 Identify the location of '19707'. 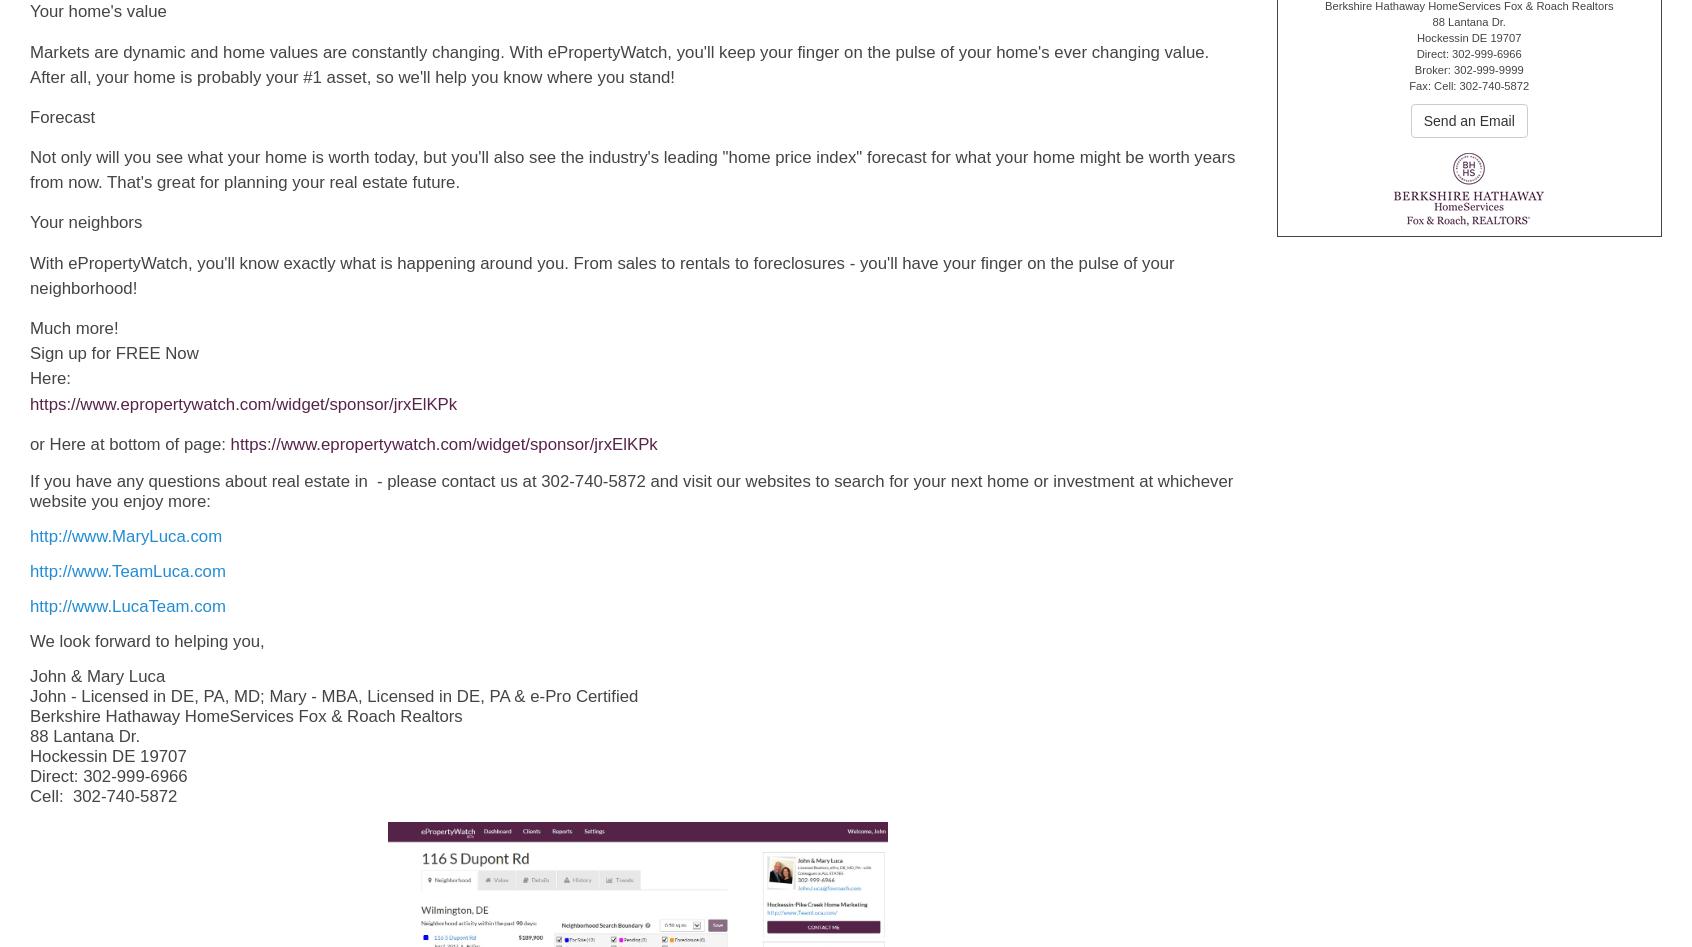
(1505, 37).